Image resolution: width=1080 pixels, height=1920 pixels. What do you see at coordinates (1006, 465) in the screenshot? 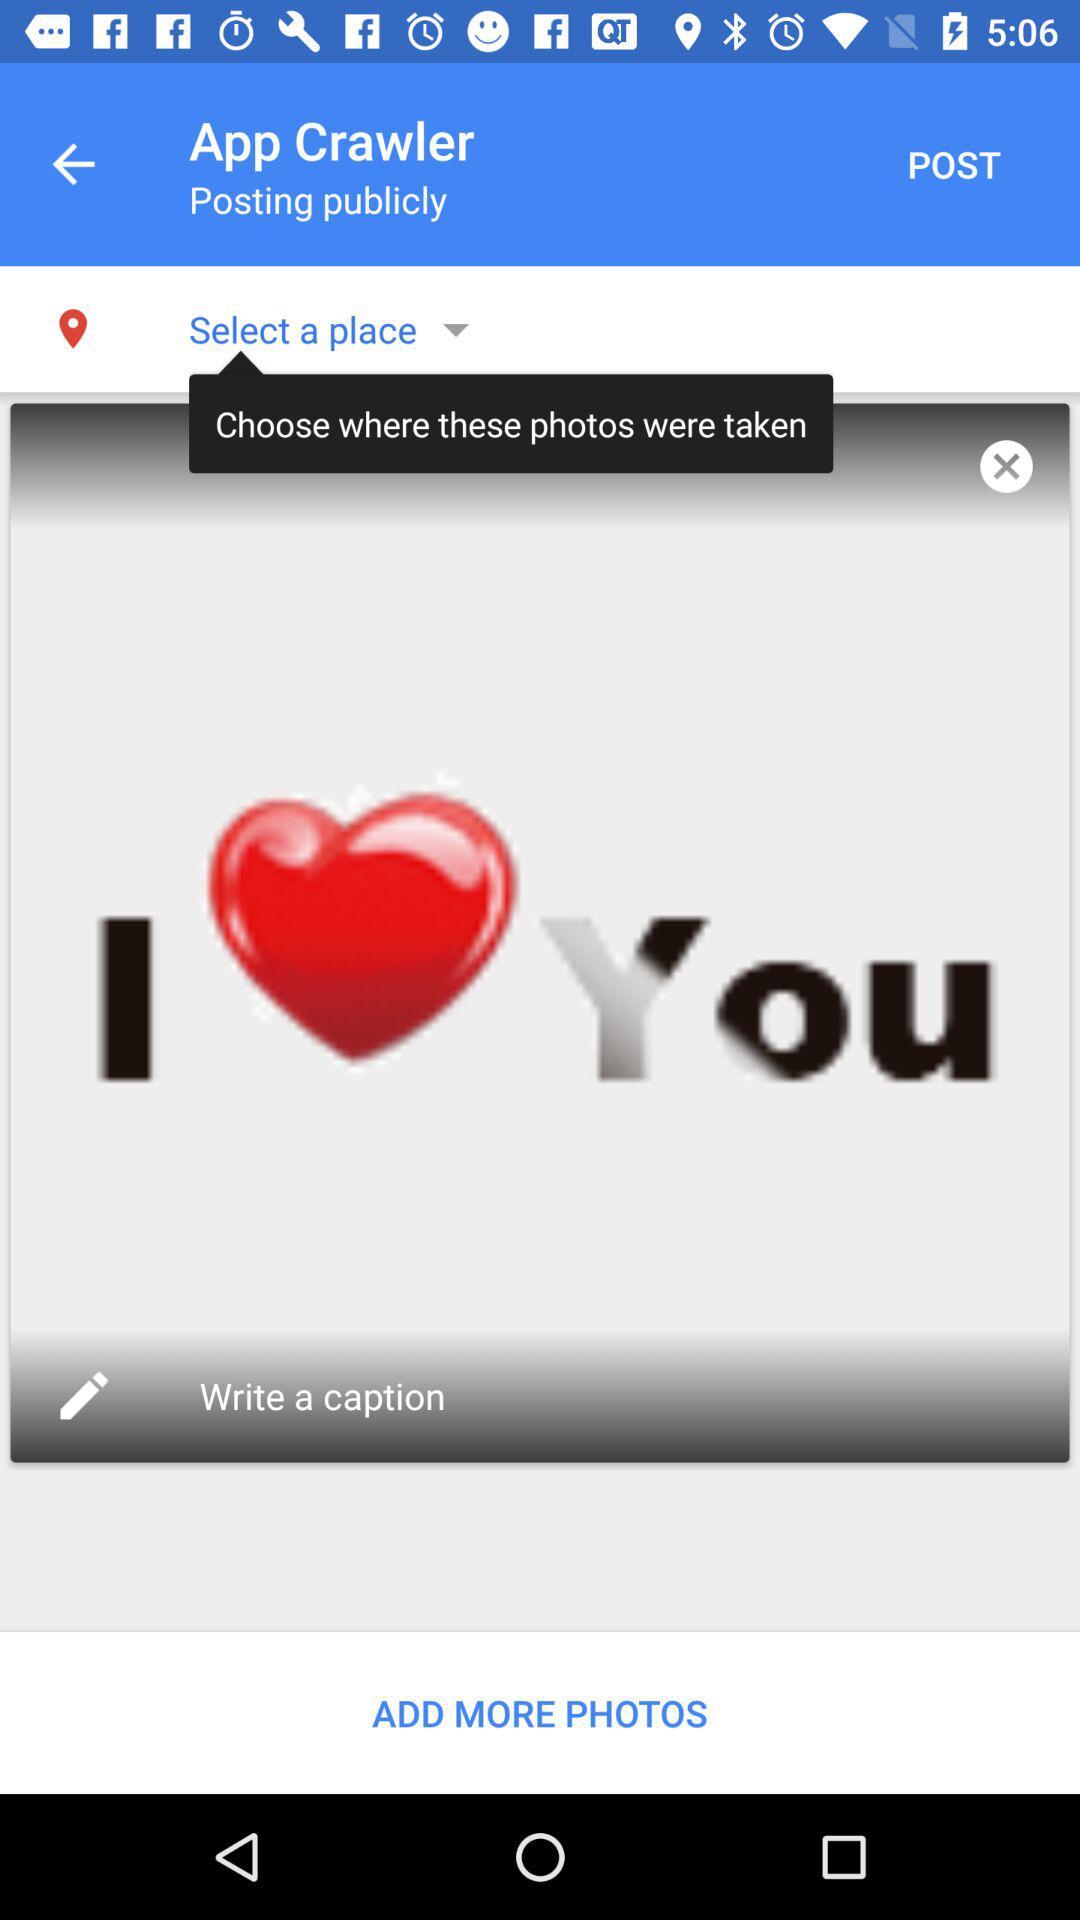
I see `the app next to the choose where these icon` at bounding box center [1006, 465].